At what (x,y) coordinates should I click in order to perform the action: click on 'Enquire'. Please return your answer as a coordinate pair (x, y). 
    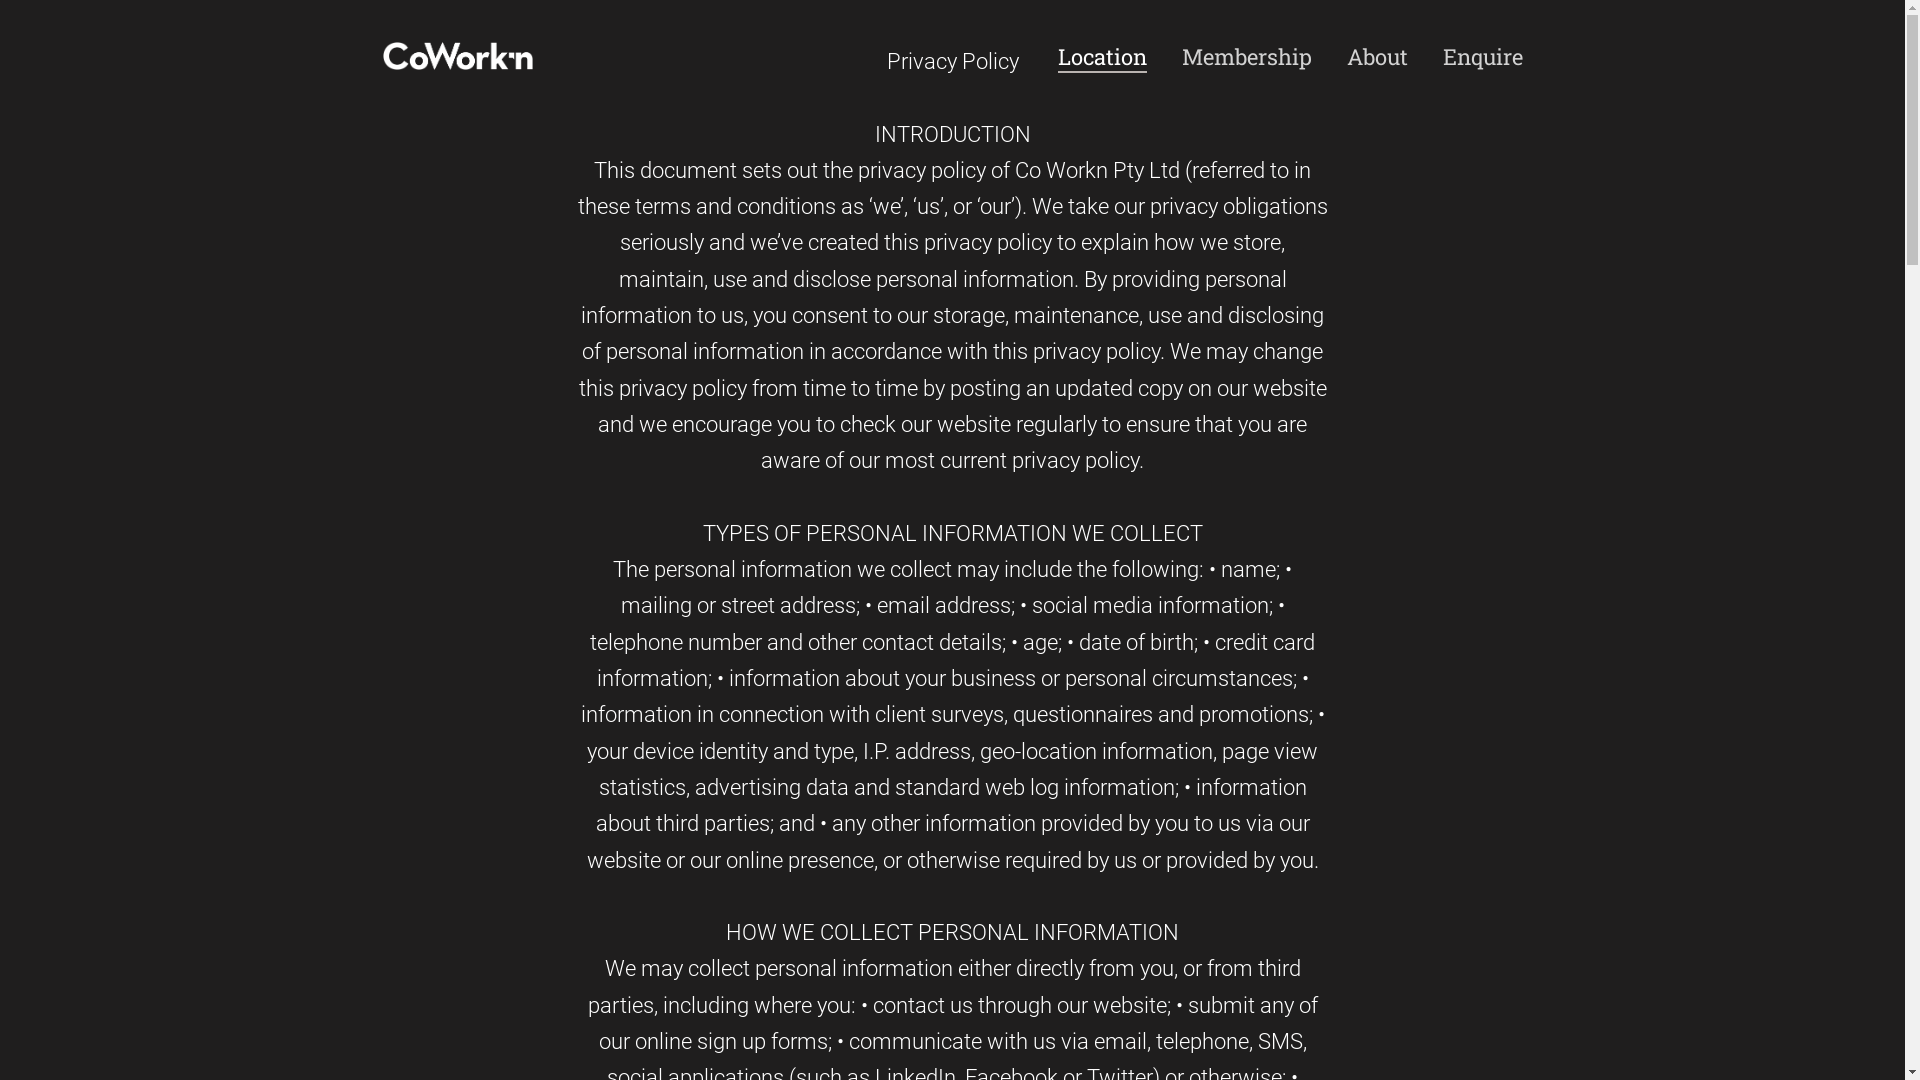
    Looking at the image, I should click on (1482, 56).